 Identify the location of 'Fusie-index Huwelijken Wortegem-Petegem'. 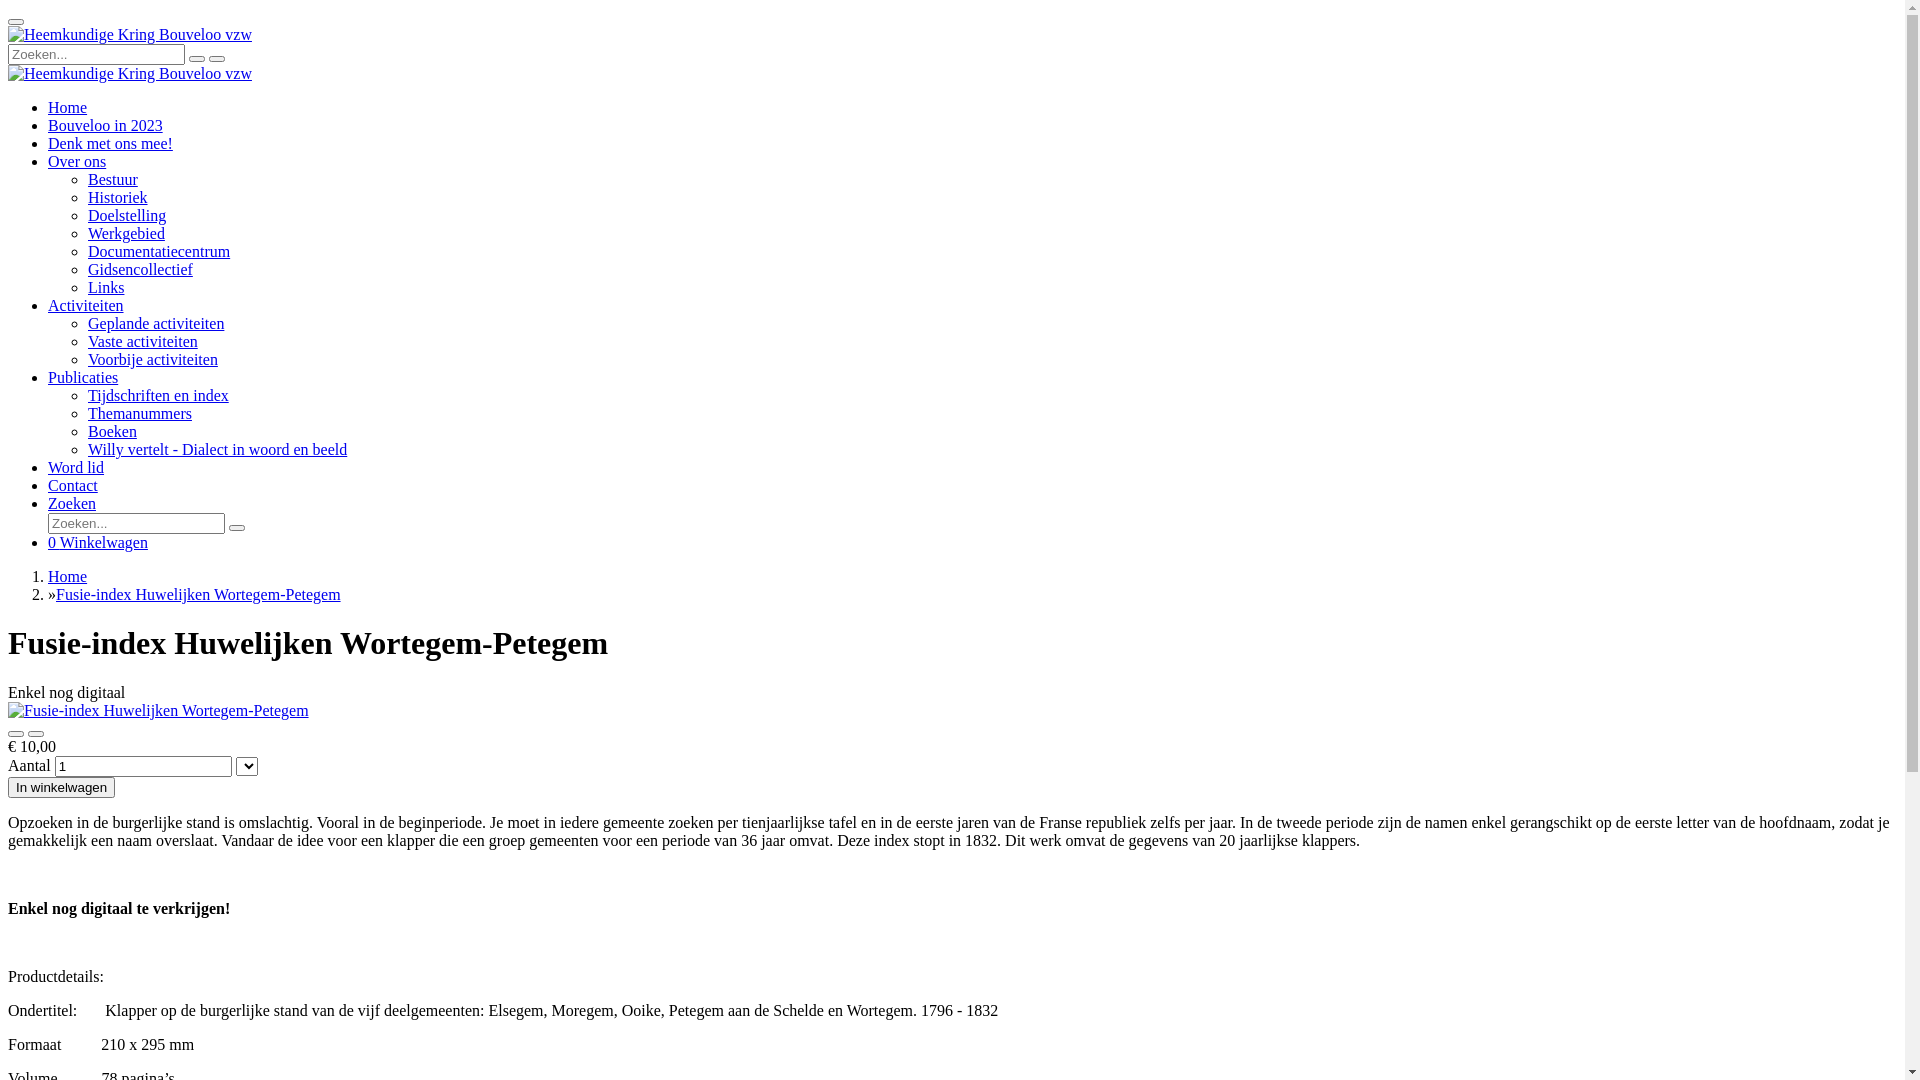
(198, 593).